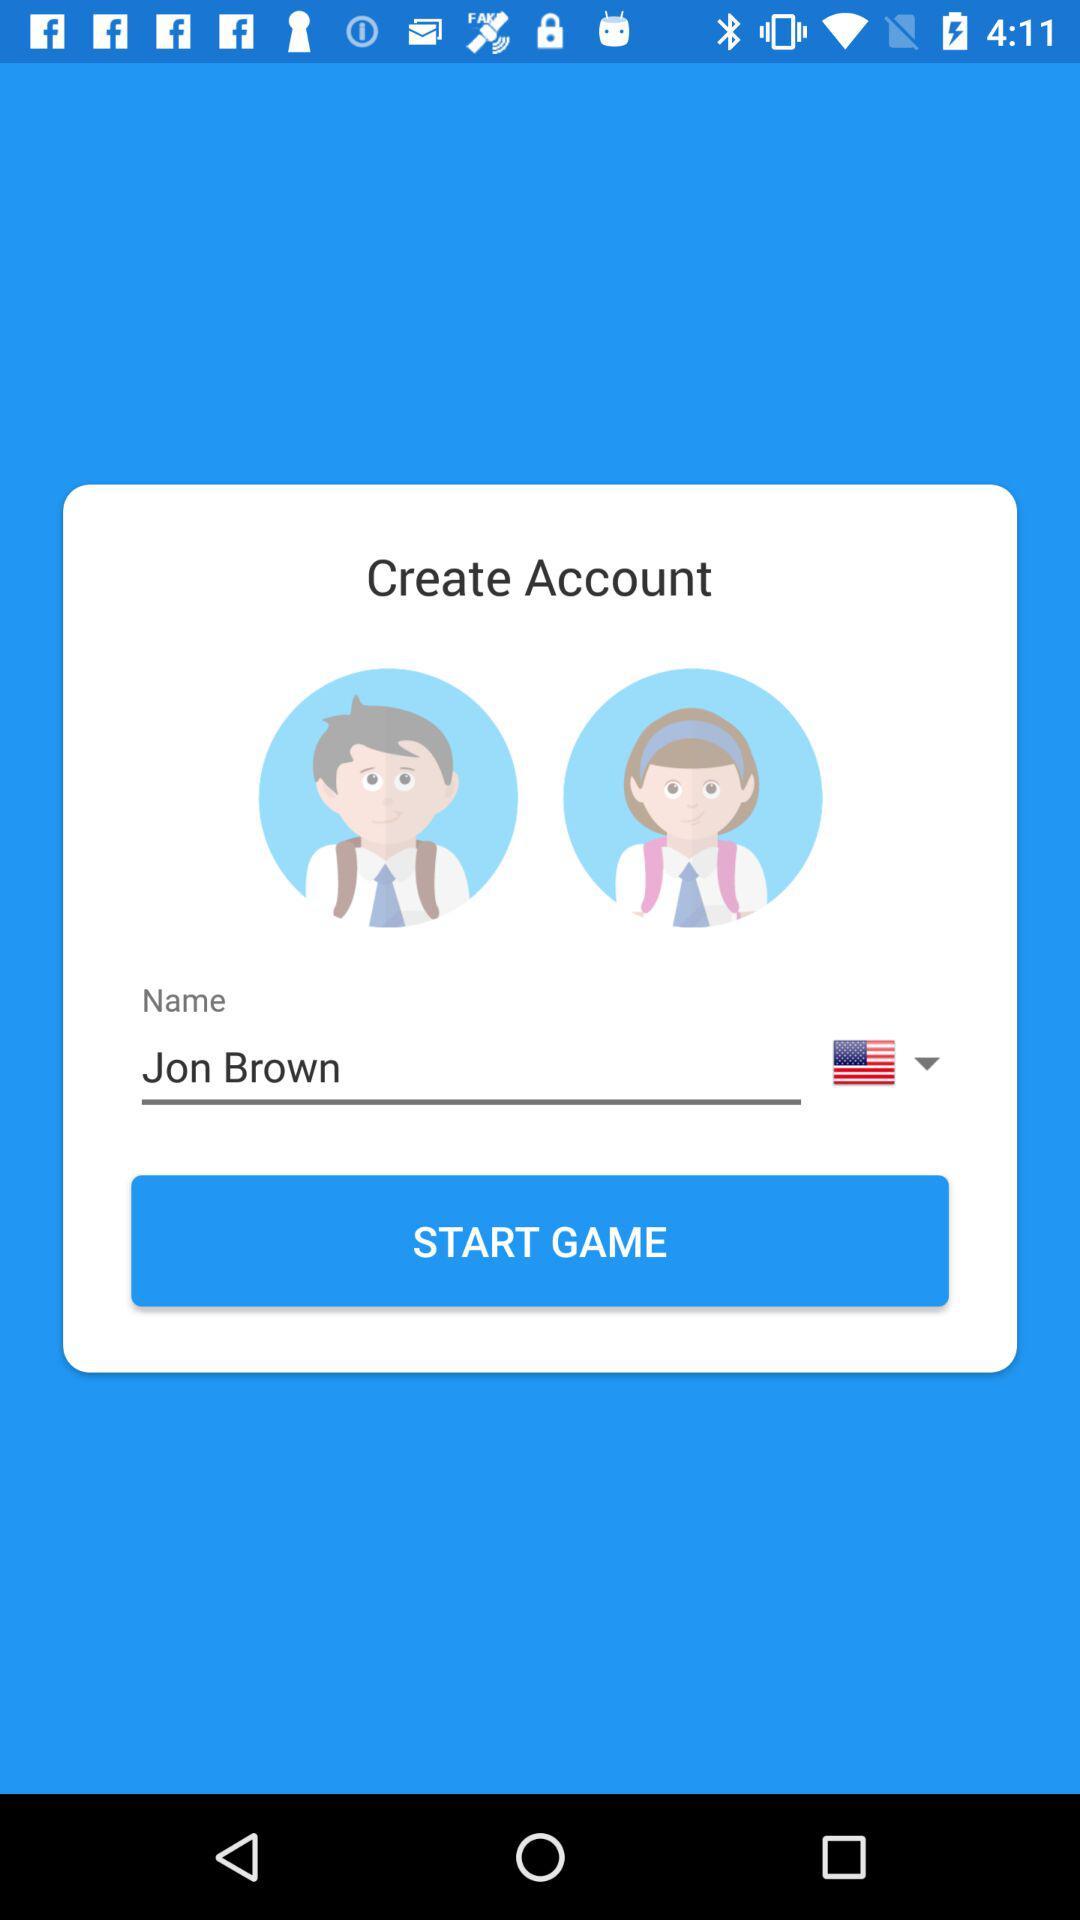 Image resolution: width=1080 pixels, height=1920 pixels. What do you see at coordinates (691, 797) in the screenshot?
I see `photo profile button` at bounding box center [691, 797].